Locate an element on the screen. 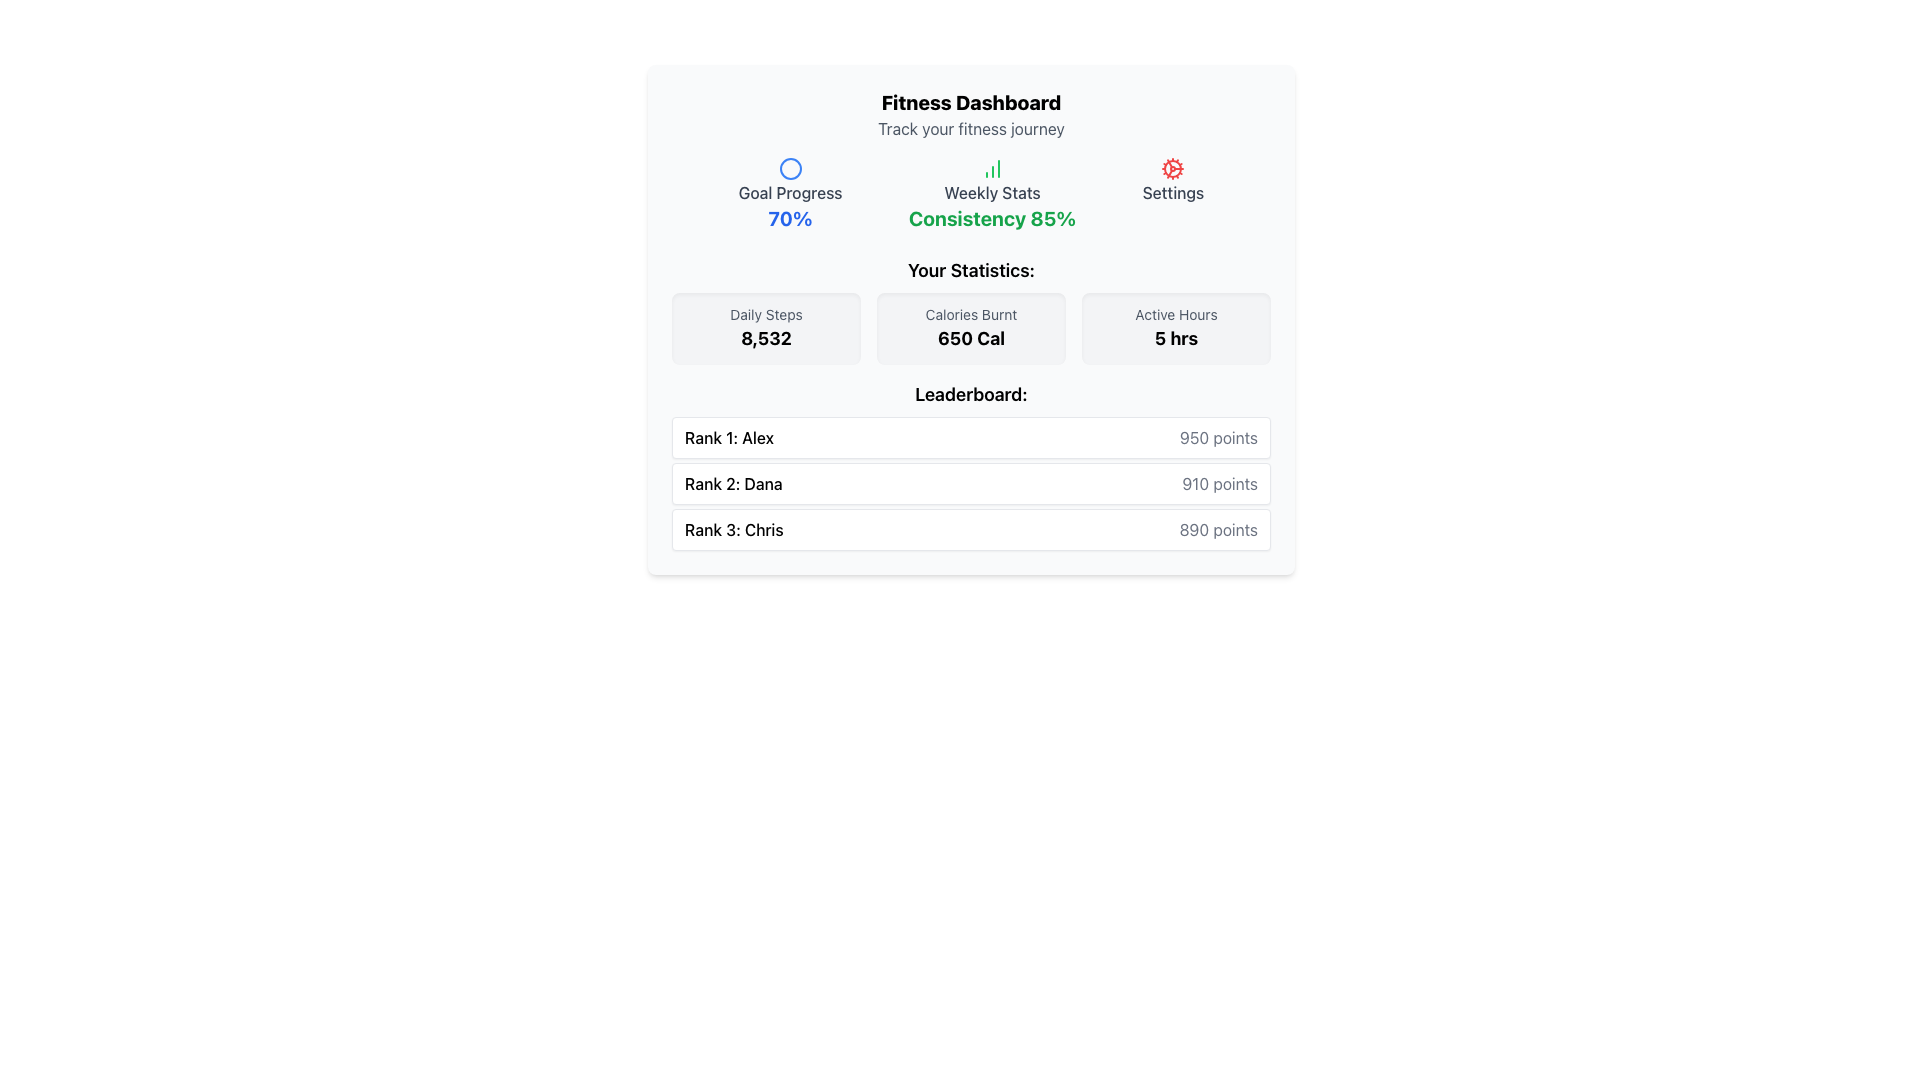 The image size is (1920, 1080). the 'Daily Steps' text label, which is styled in gray and located in the upper section of a rounded rectangular card within the 'Your Statistics' section of the 'Fitness Dashboard' is located at coordinates (765, 315).